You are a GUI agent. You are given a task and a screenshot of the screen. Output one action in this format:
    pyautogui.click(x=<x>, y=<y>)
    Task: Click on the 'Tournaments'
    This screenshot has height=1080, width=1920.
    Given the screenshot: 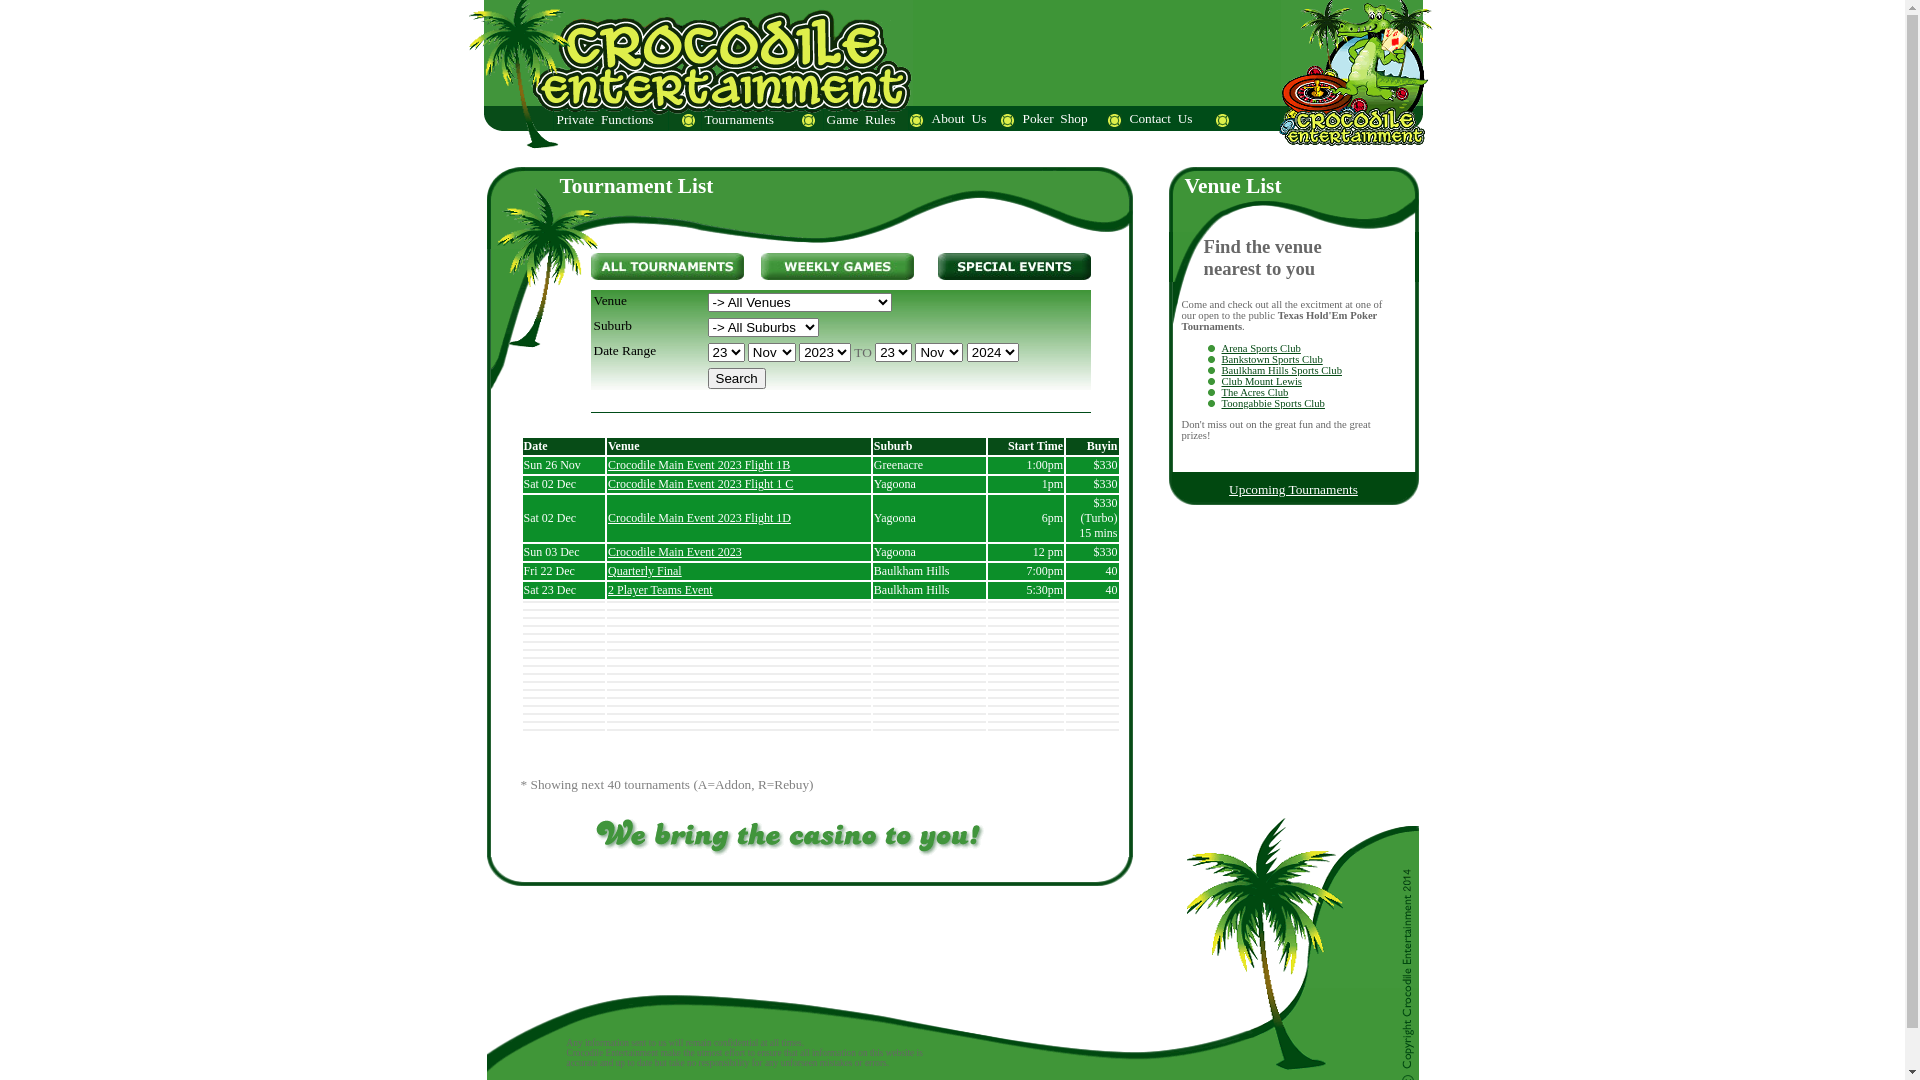 What is the action you would take?
    pyautogui.click(x=700, y=119)
    